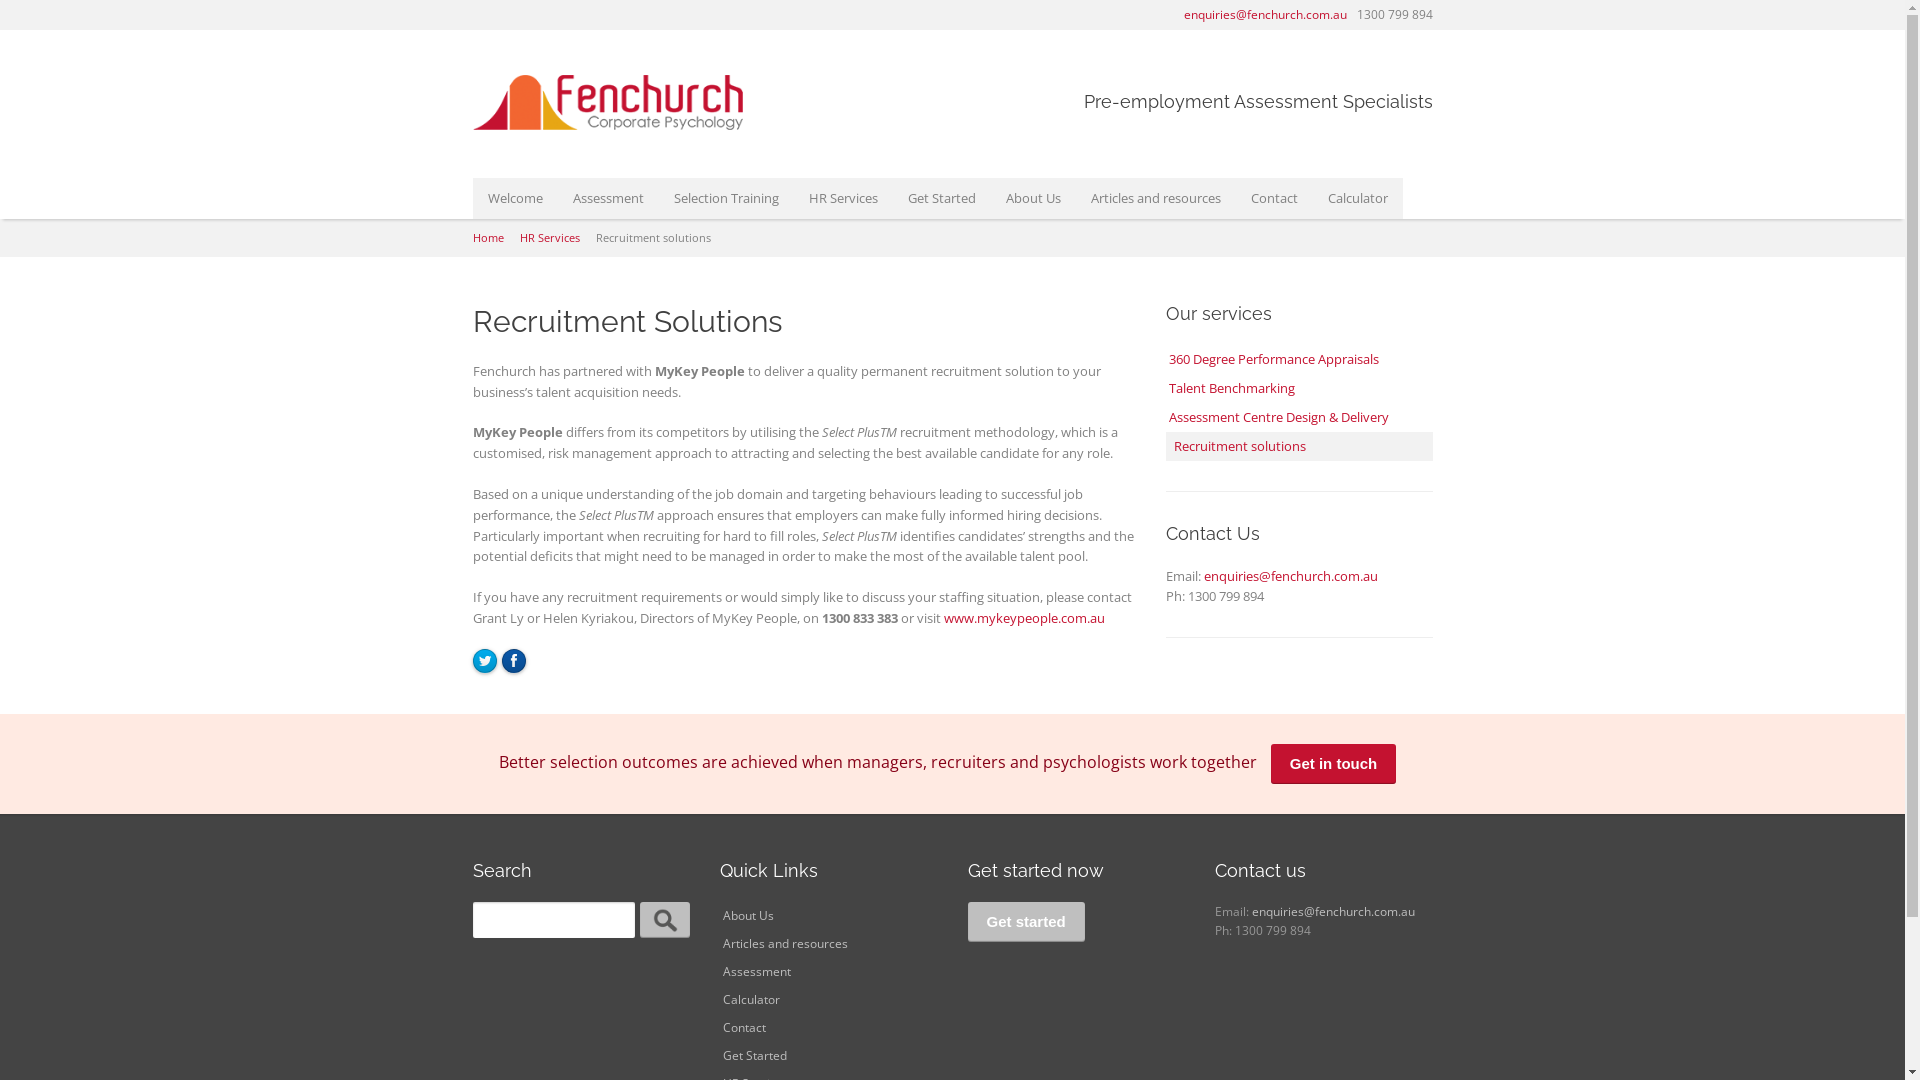 The width and height of the screenshot is (1920, 1080). Describe the element at coordinates (829, 1028) in the screenshot. I see `'Contact'` at that location.